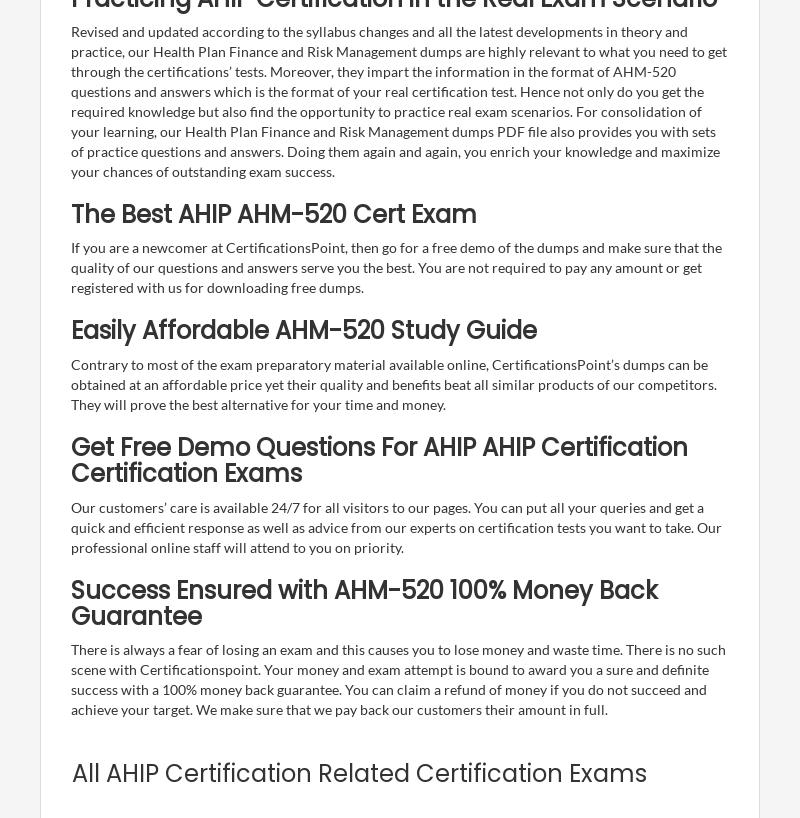 The height and width of the screenshot is (818, 800). Describe the element at coordinates (378, 458) in the screenshot. I see `'Get Free Demo Questions For AHIP AHIP Certification Certification Exams'` at that location.